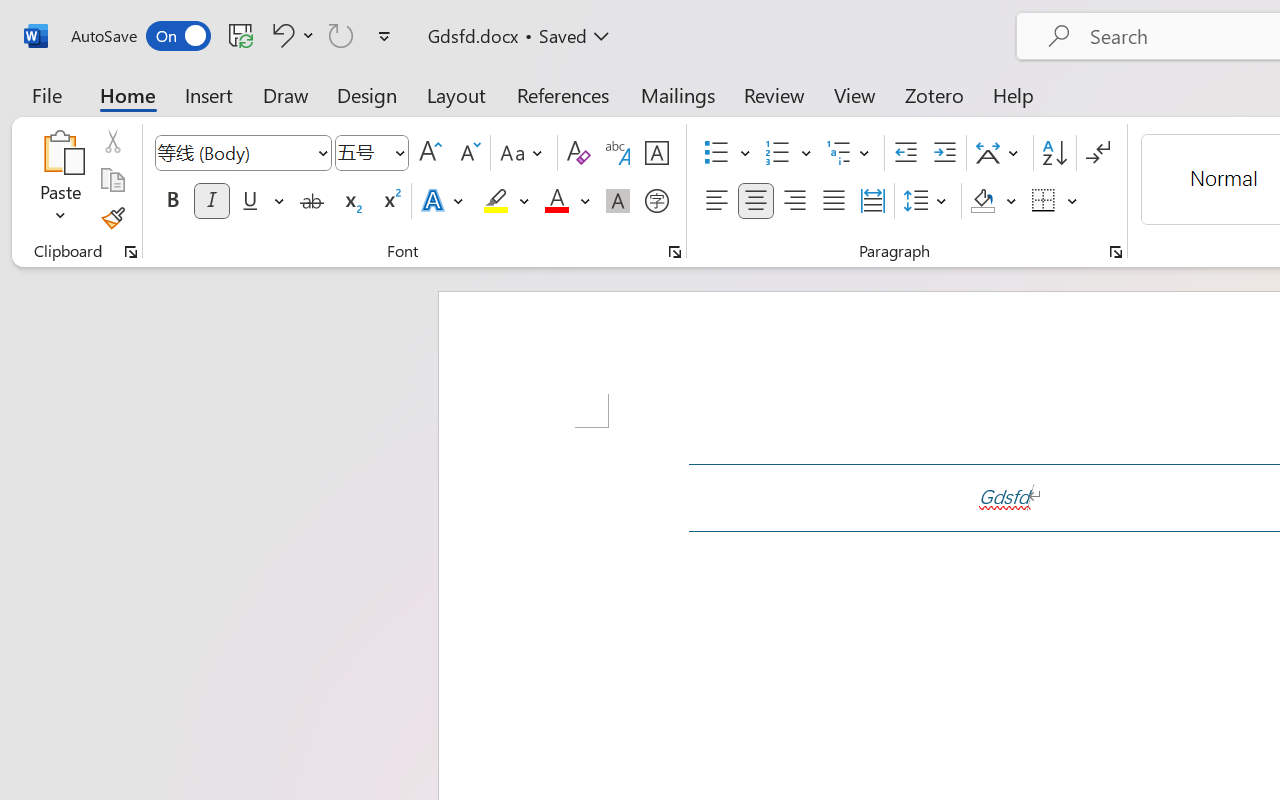  What do you see at coordinates (617, 201) in the screenshot?
I see `'Character Shading'` at bounding box center [617, 201].